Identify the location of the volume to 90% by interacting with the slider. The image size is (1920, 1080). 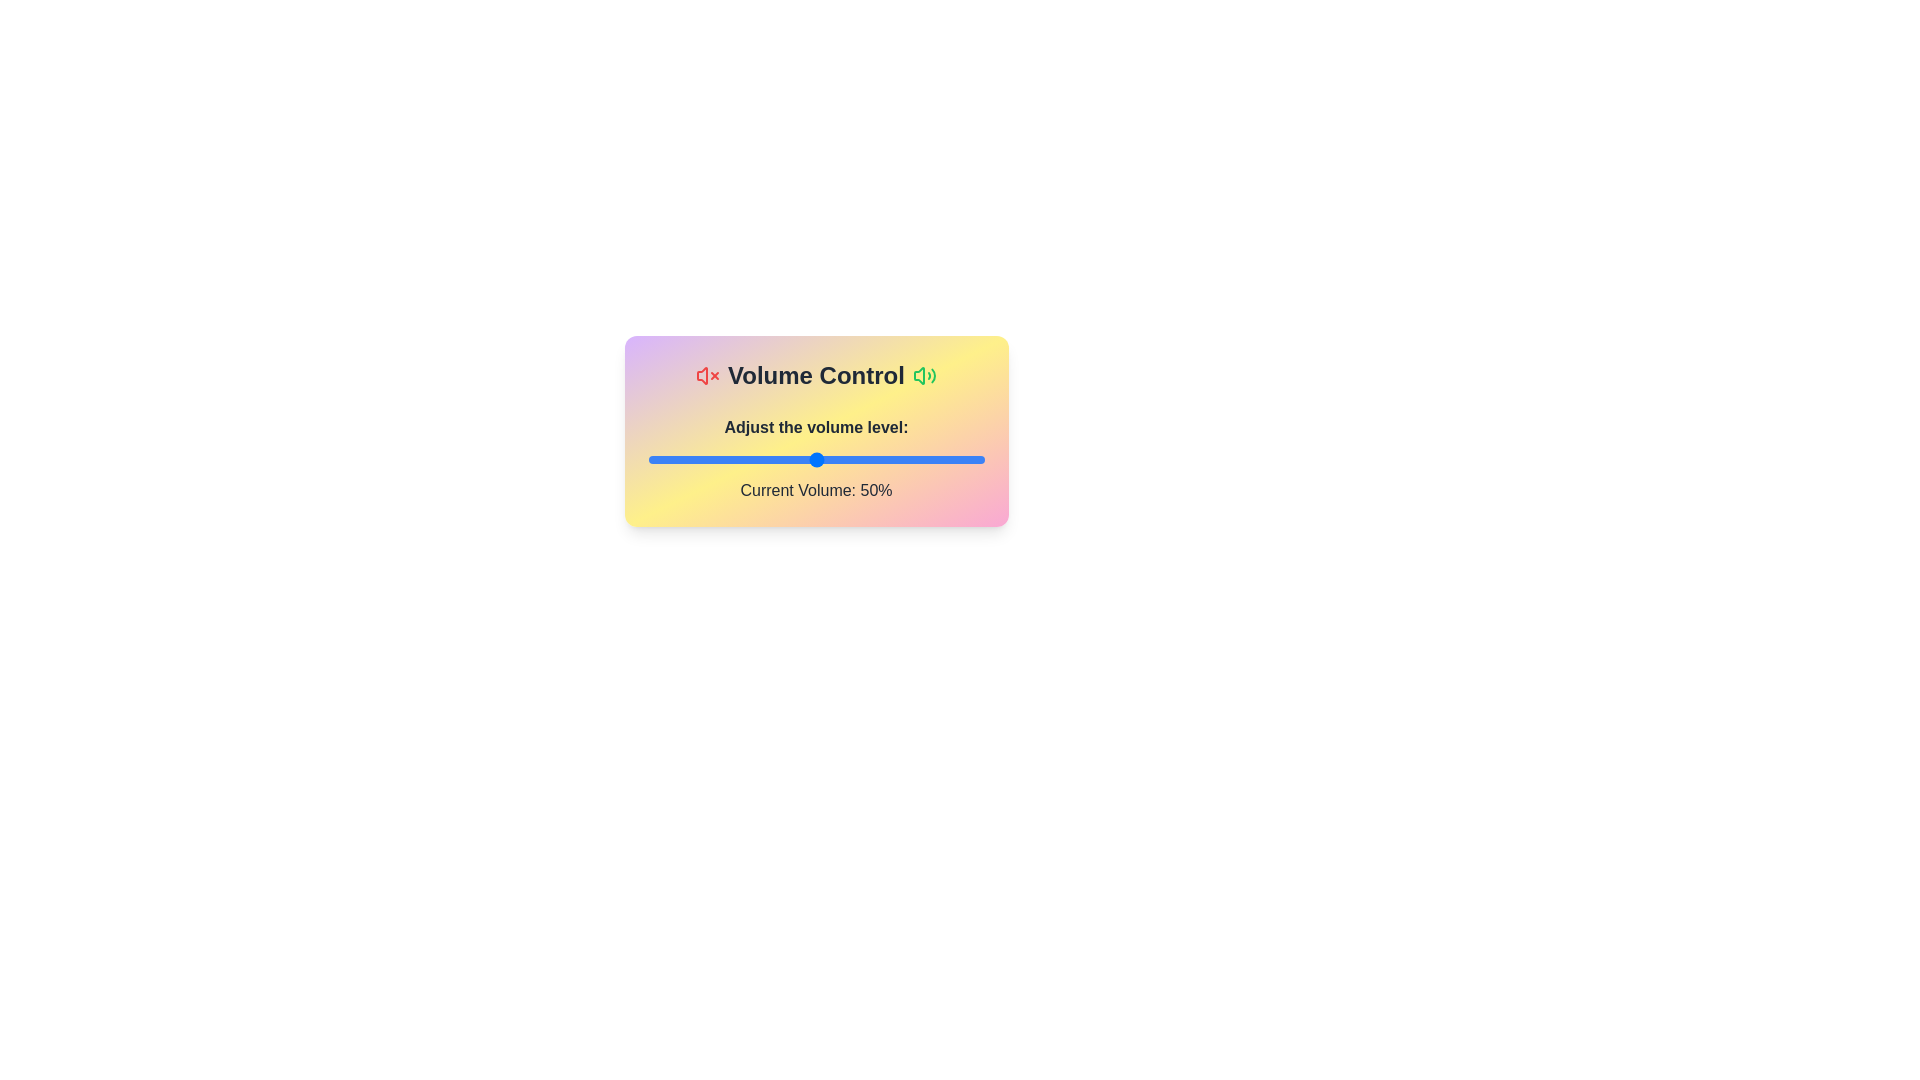
(949, 459).